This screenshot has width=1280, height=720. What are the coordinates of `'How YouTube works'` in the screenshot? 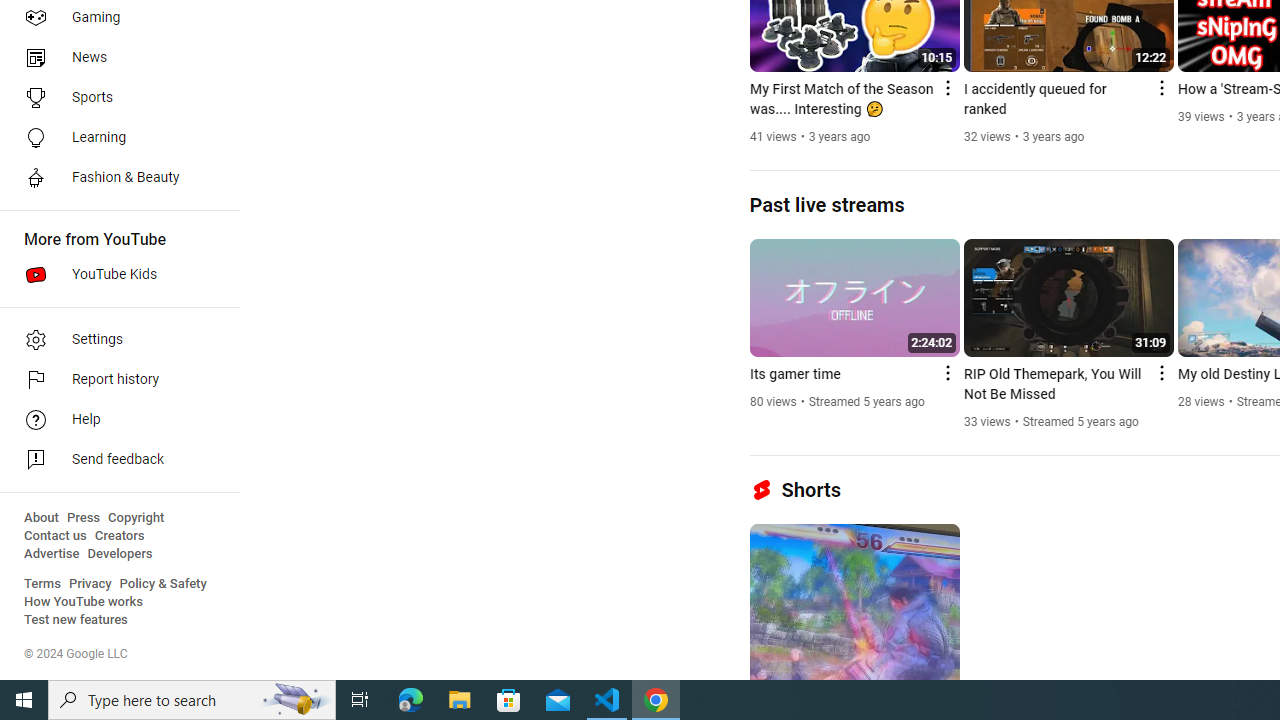 It's located at (82, 601).